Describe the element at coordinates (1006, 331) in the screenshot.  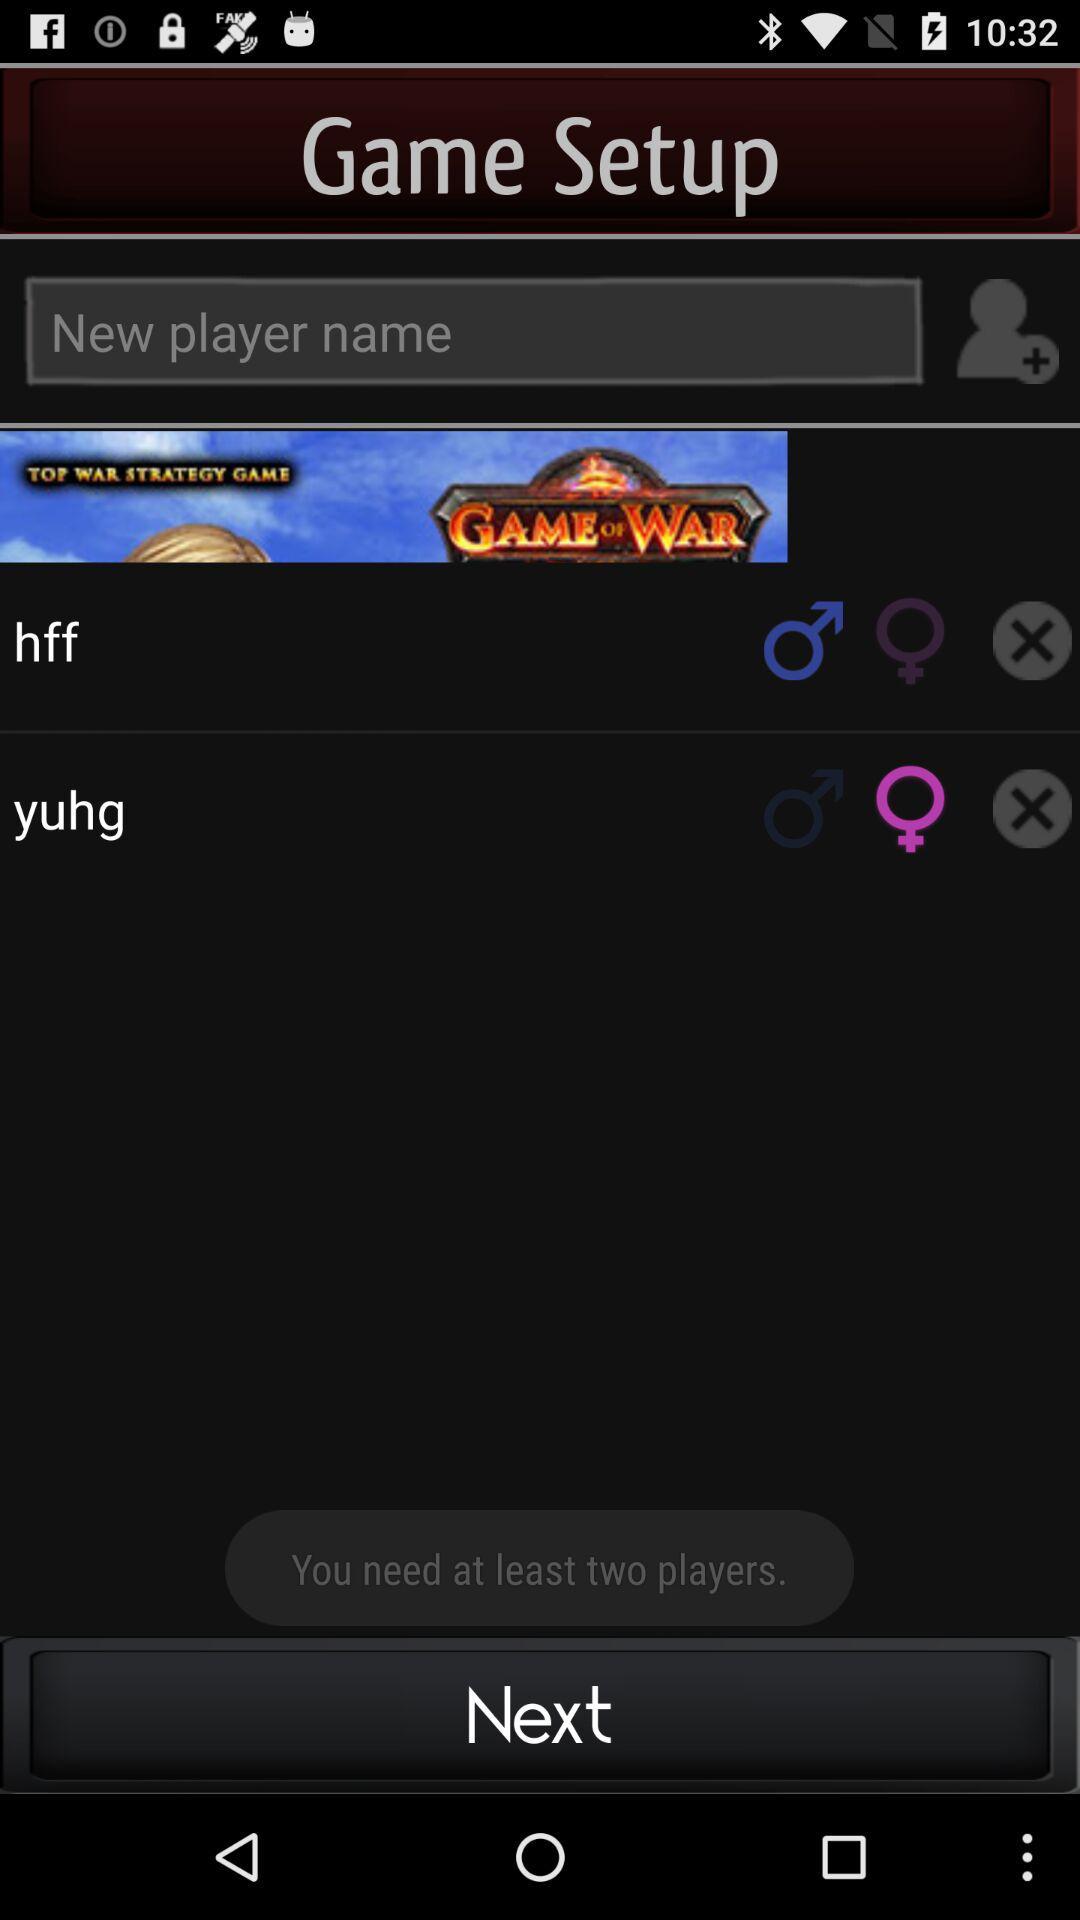
I see `the add option` at that location.